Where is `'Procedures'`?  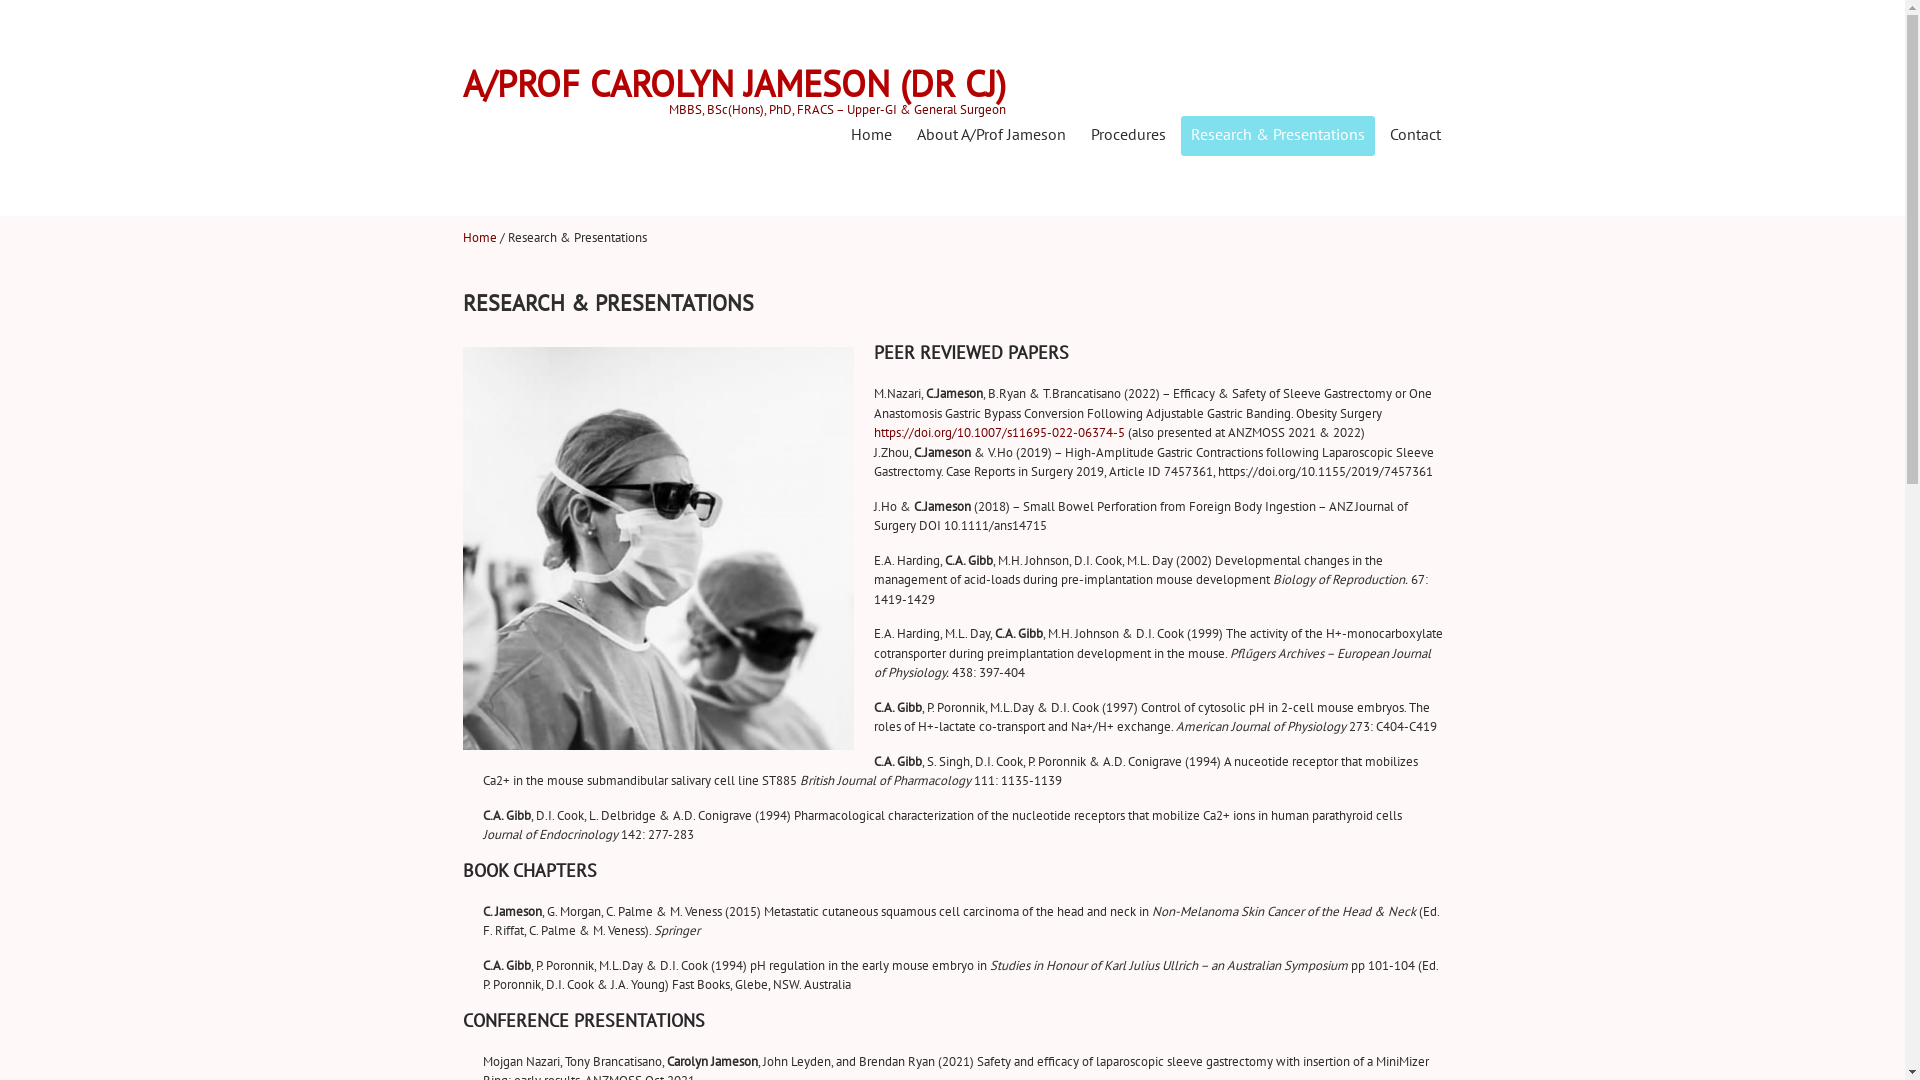
'Procedures' is located at coordinates (1127, 135).